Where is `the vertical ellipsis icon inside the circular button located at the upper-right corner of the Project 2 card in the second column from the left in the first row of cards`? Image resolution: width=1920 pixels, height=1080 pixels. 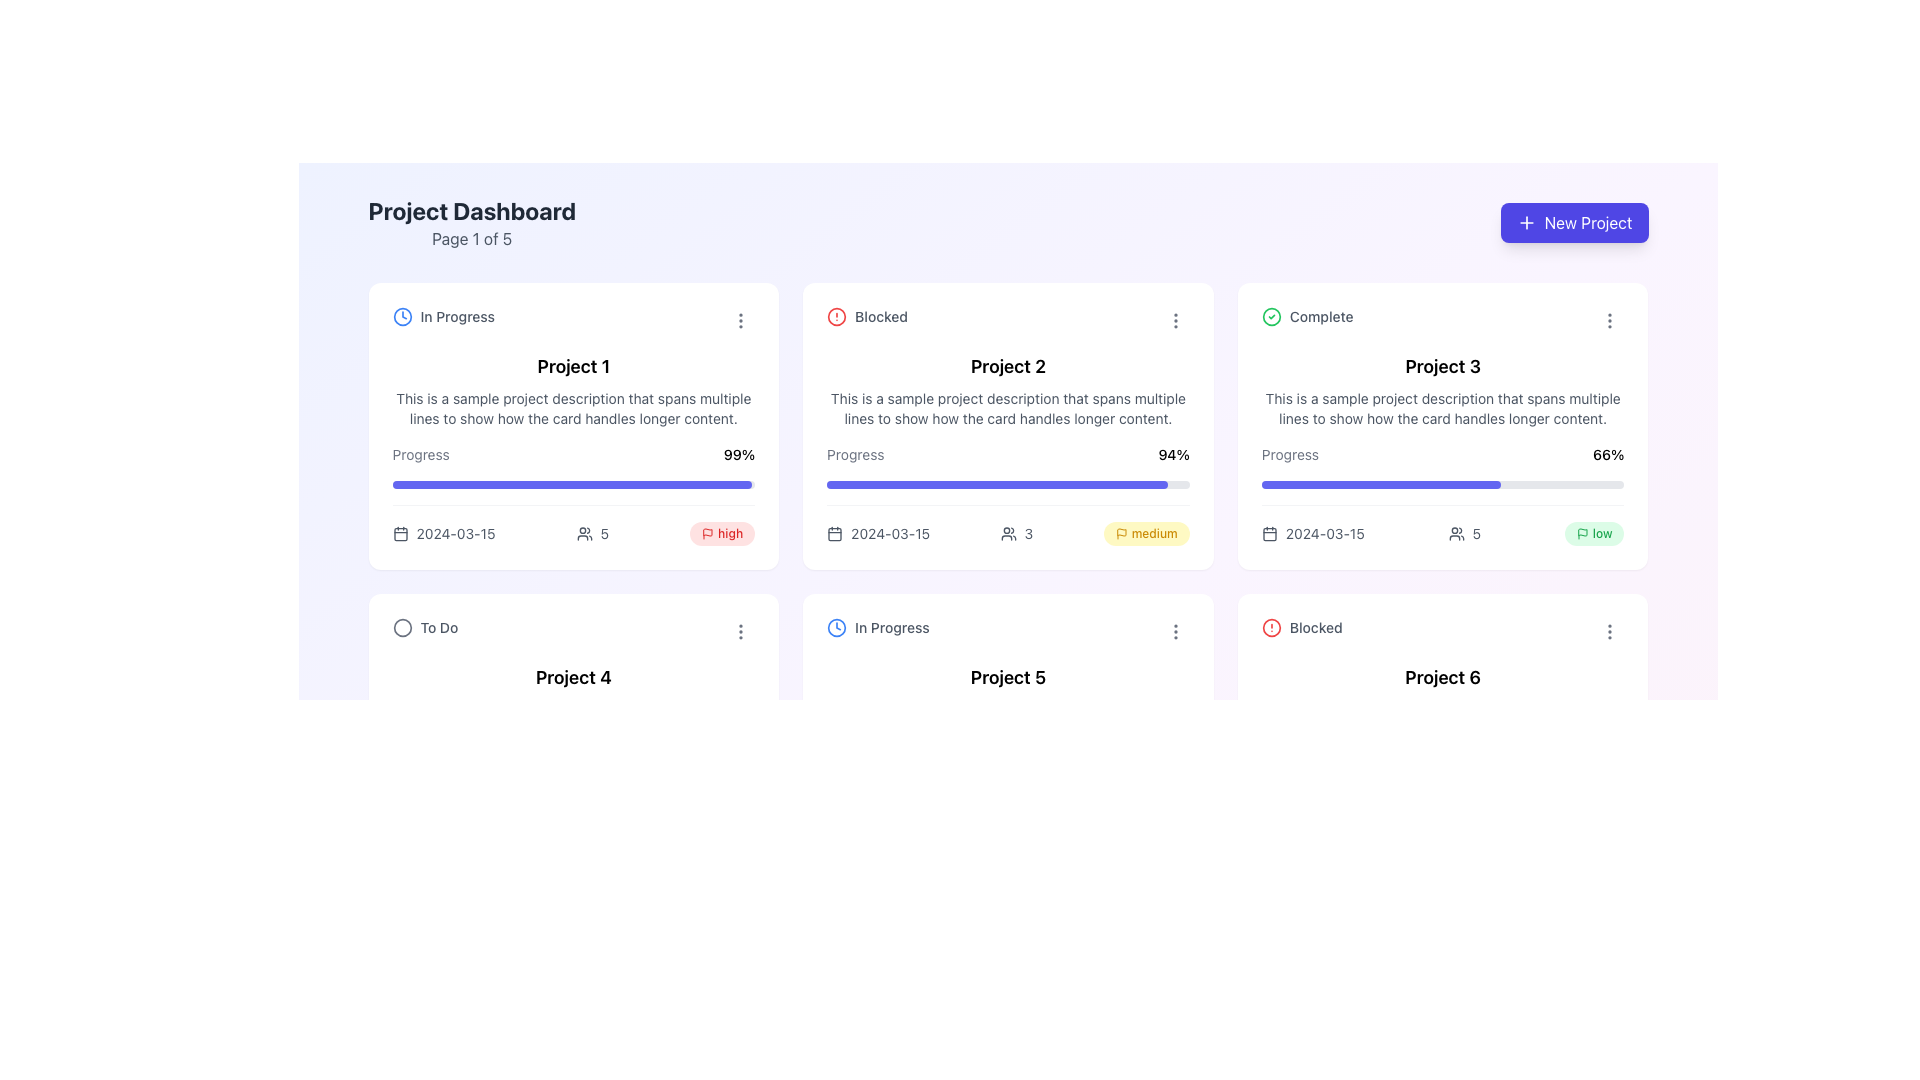
the vertical ellipsis icon inside the circular button located at the upper-right corner of the Project 2 card in the second column from the left in the first row of cards is located at coordinates (1175, 319).